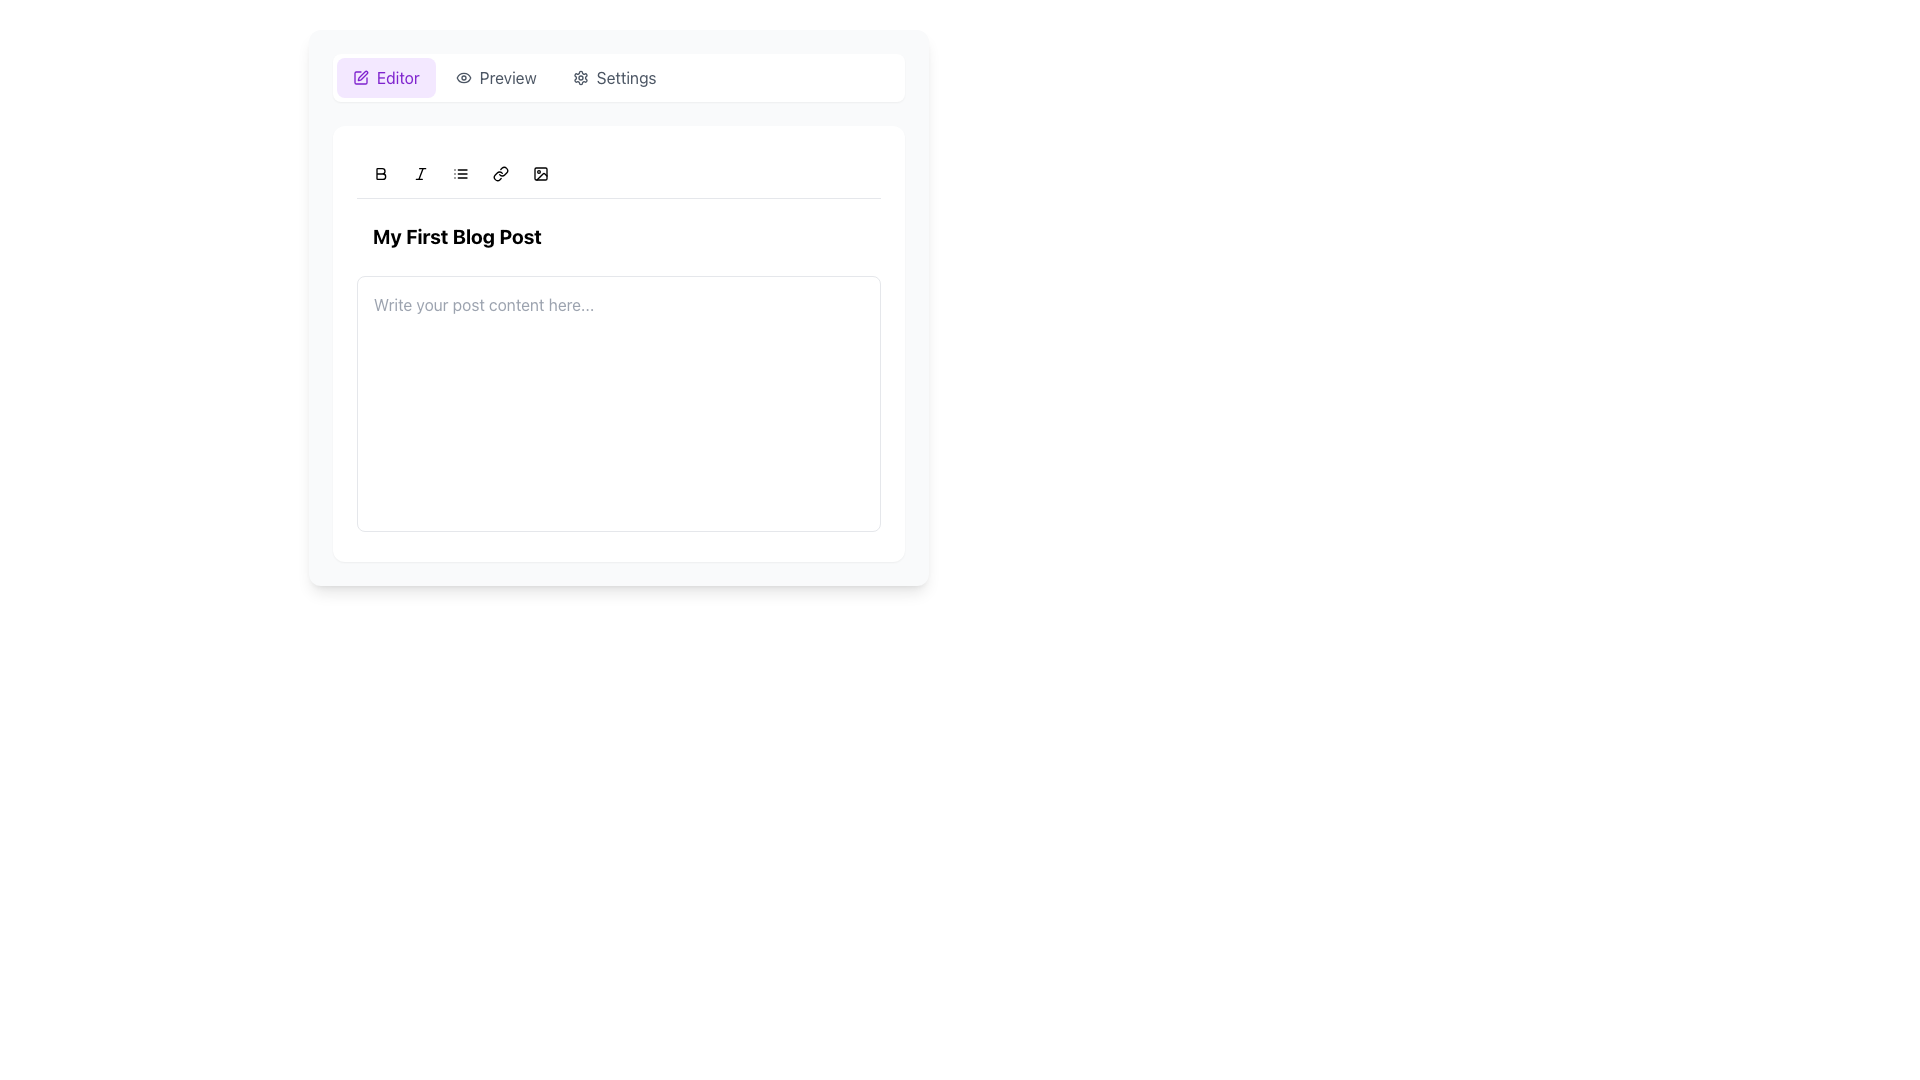 The height and width of the screenshot is (1080, 1920). Describe the element at coordinates (496, 76) in the screenshot. I see `the 'Preview' button, the second button in a horizontal arrangement of three buttons` at that location.